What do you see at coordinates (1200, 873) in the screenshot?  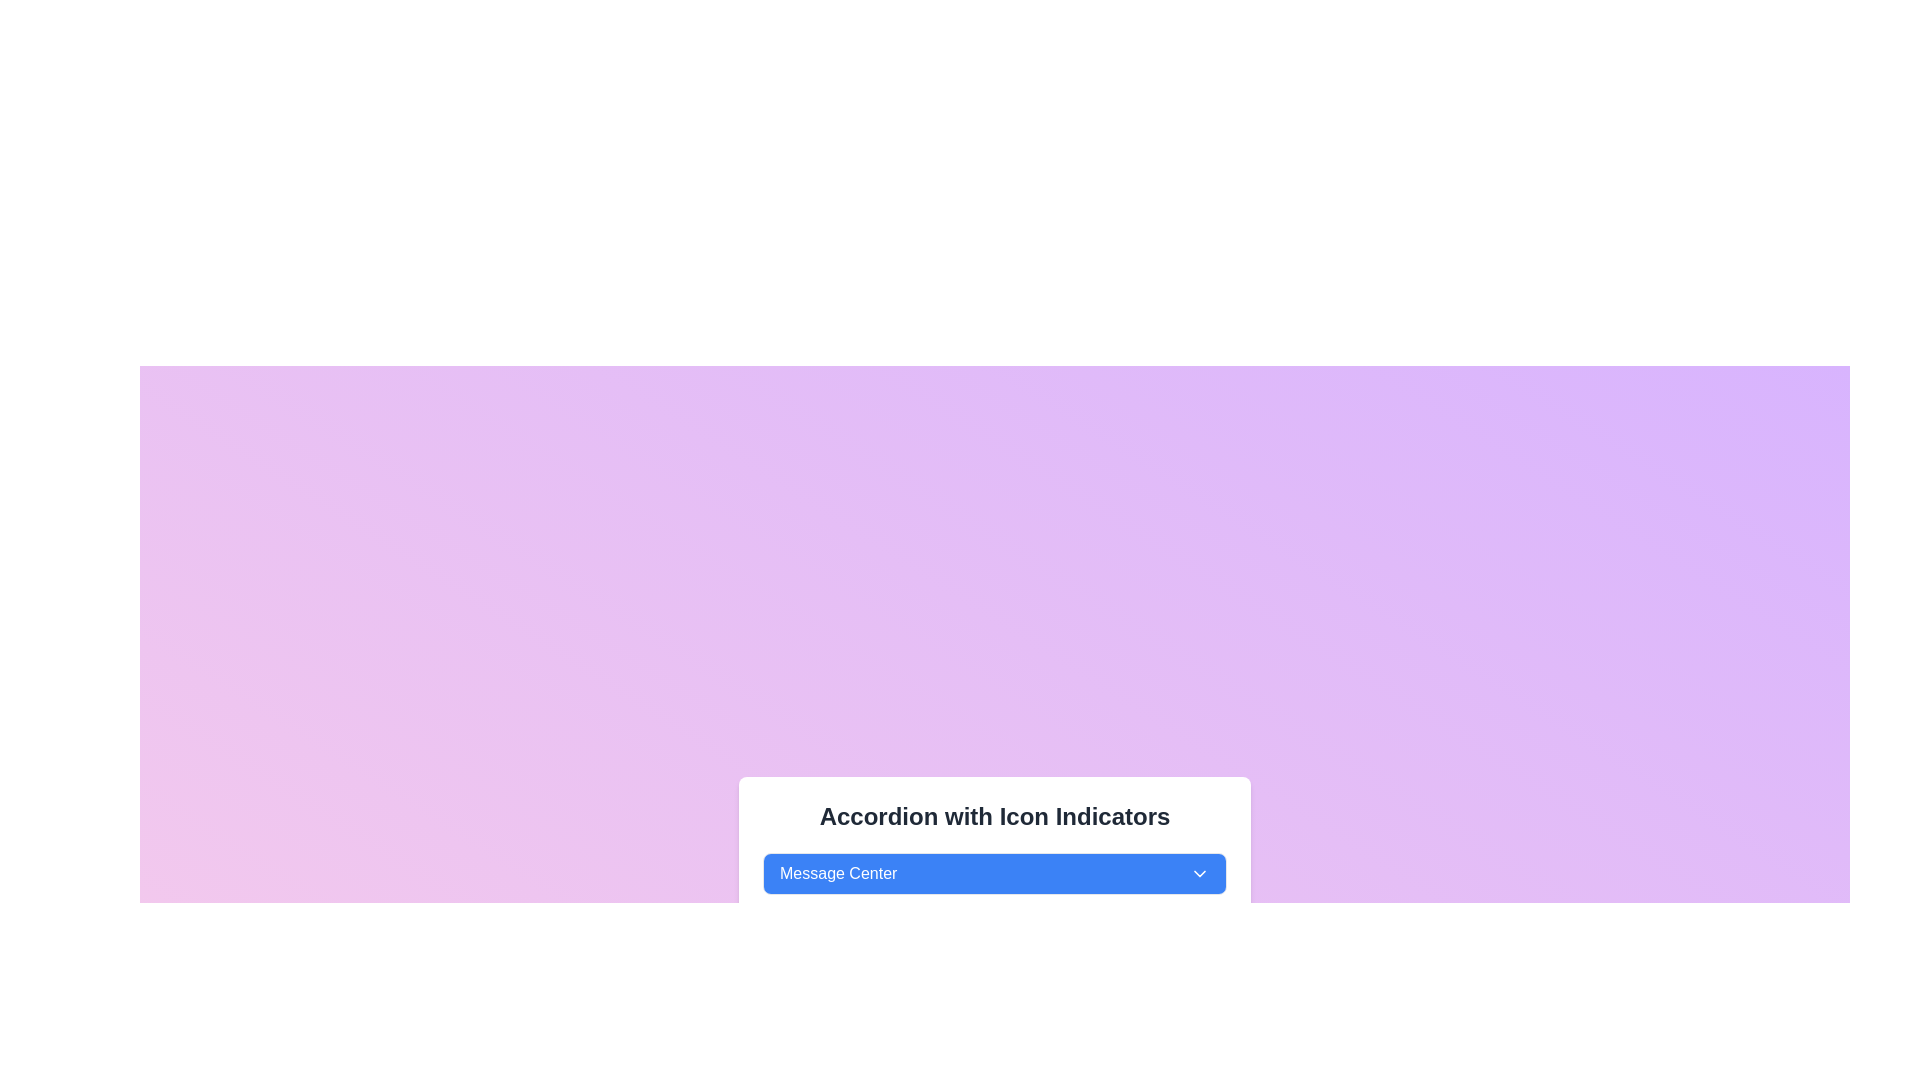 I see `the Chevron indicator located at the right edge of the 'Message Center' button` at bounding box center [1200, 873].